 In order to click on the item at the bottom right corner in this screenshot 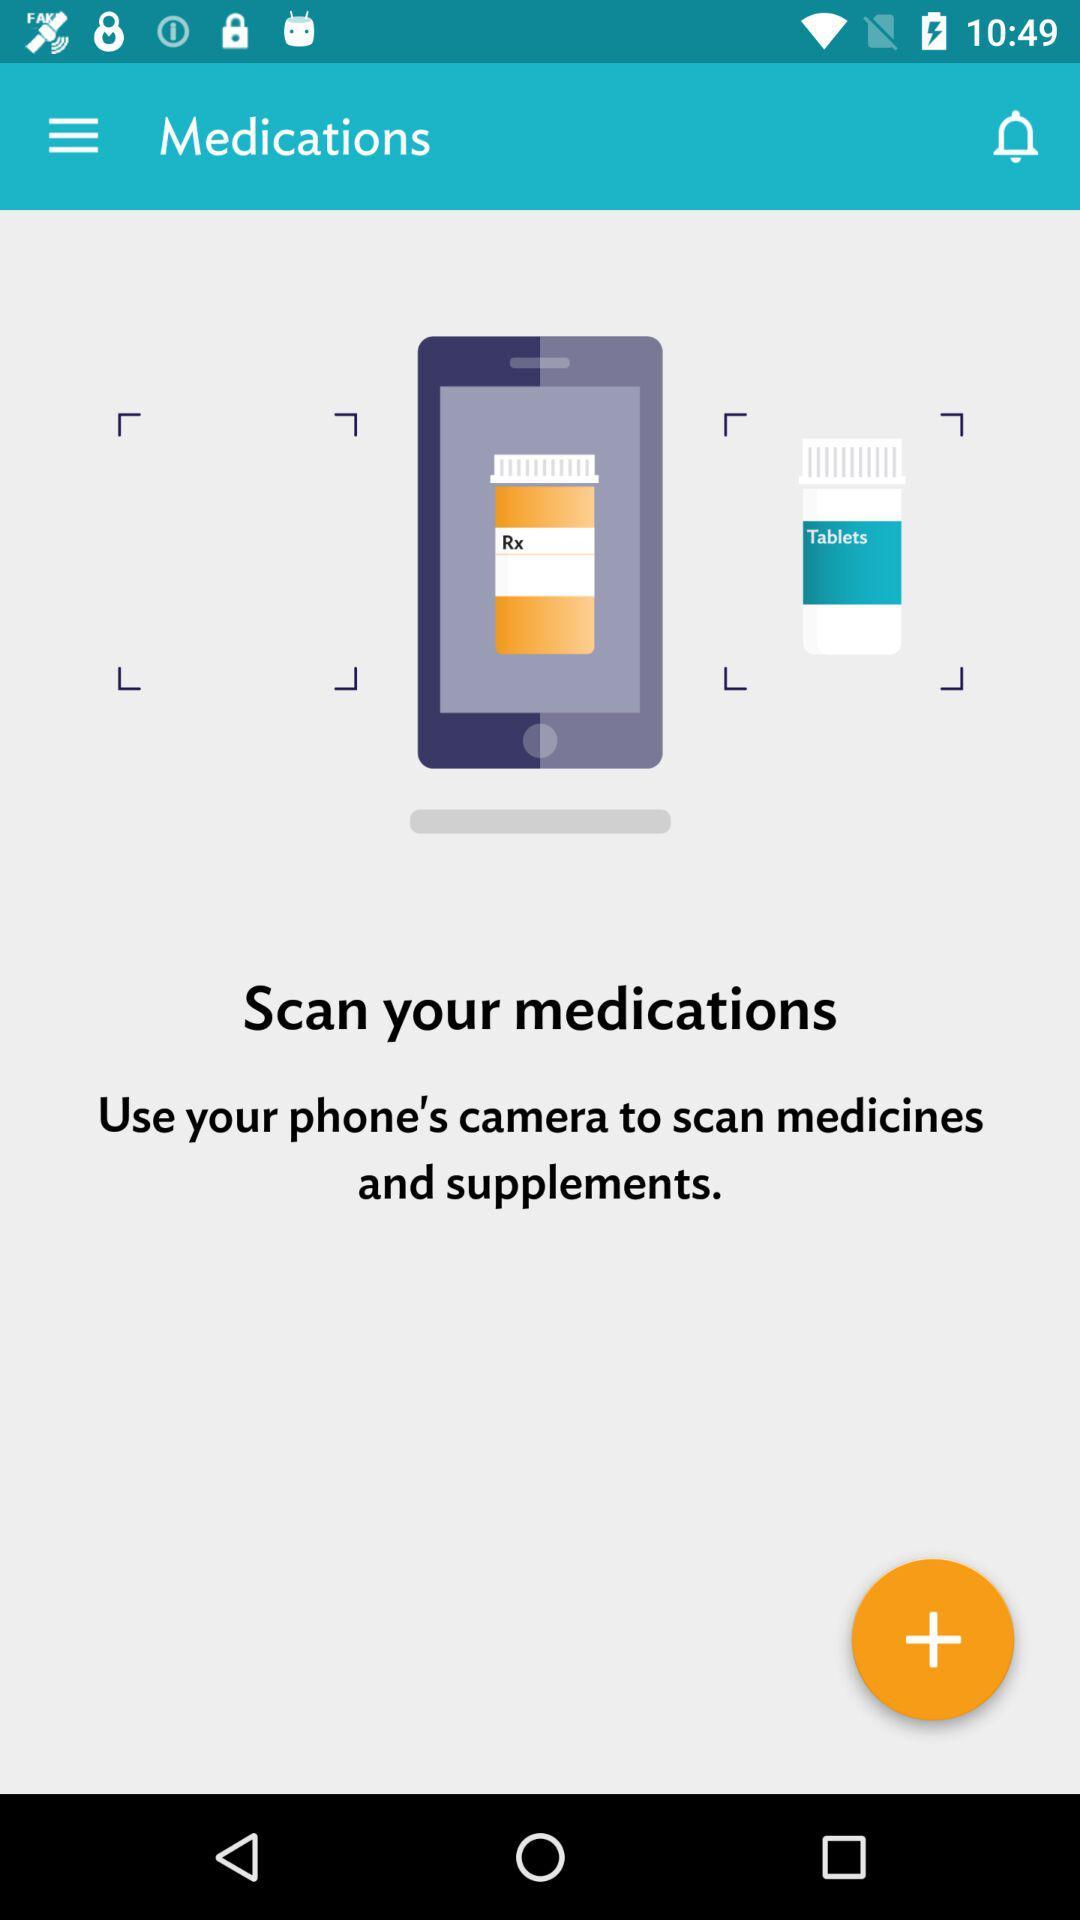, I will do `click(933, 1646)`.